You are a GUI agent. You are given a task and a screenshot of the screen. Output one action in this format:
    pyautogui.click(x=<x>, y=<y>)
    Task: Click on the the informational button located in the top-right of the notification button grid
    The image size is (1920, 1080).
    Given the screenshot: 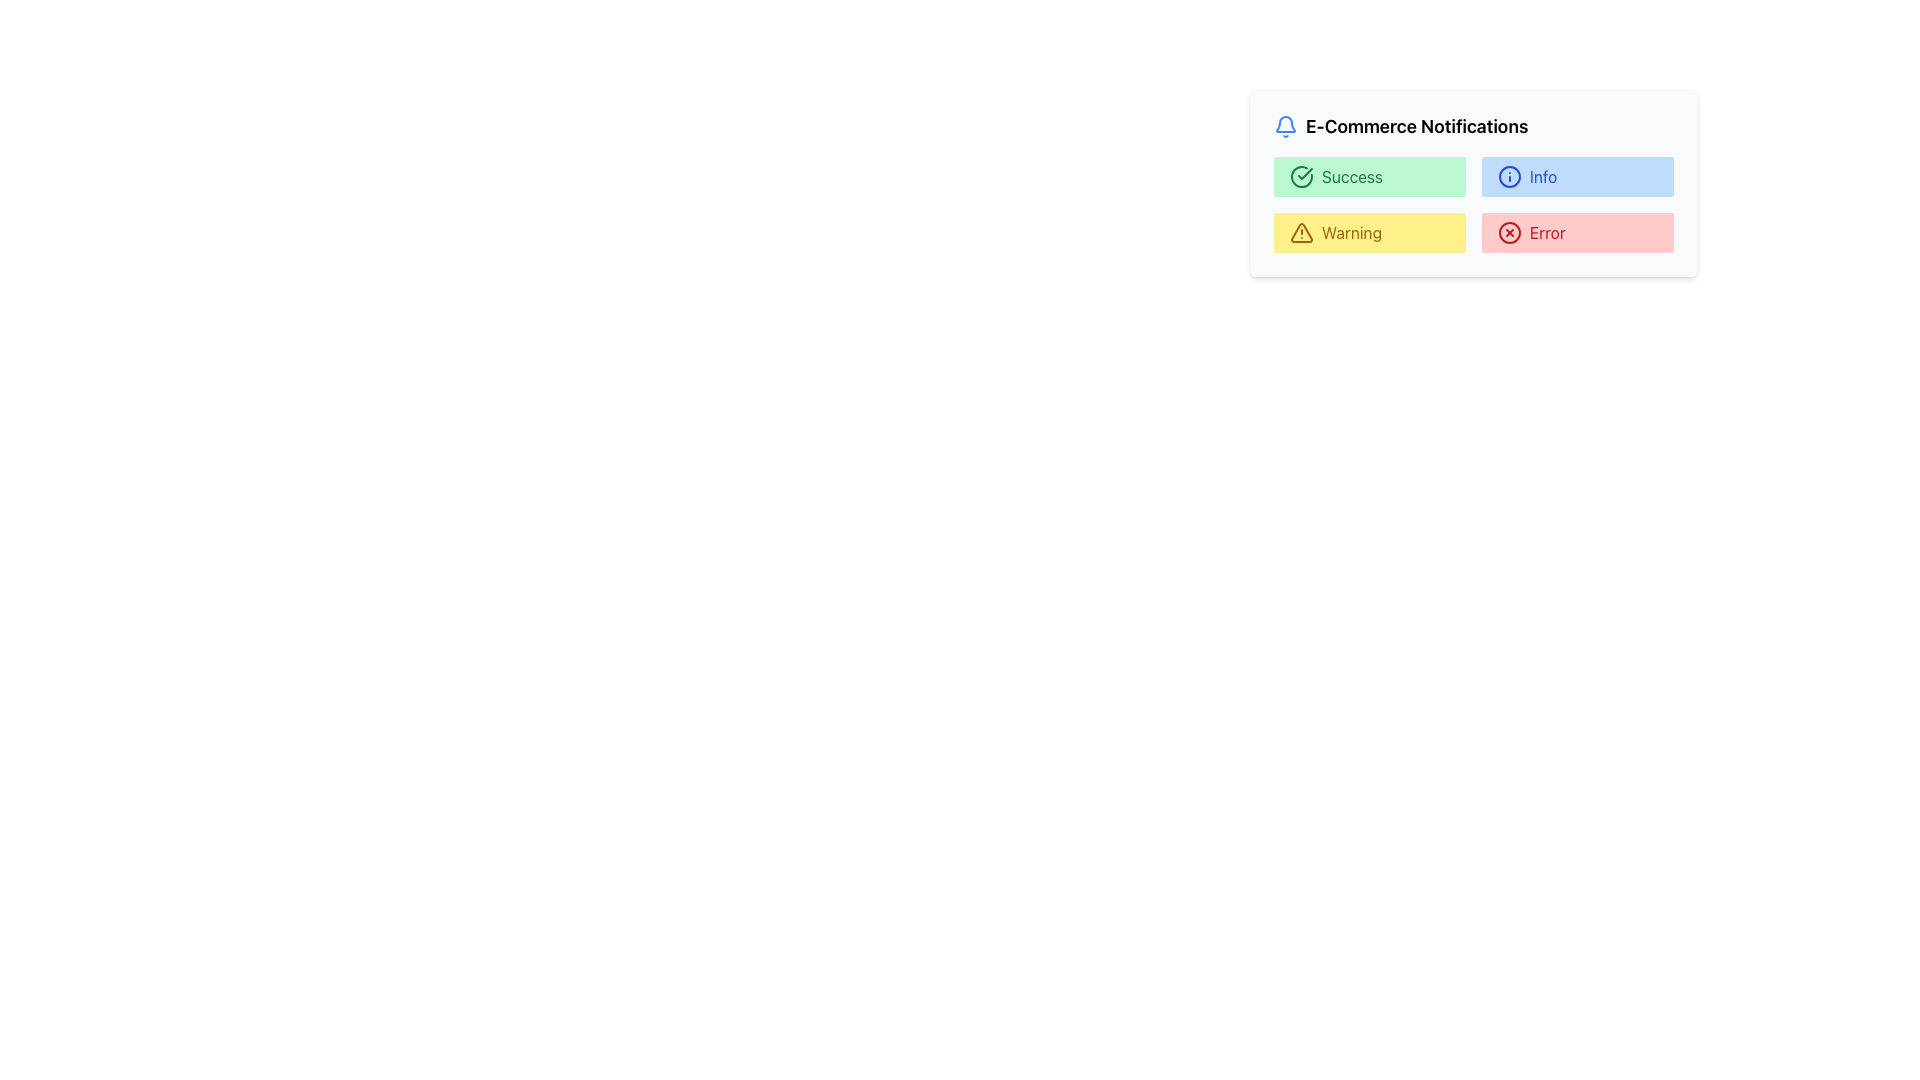 What is the action you would take?
    pyautogui.click(x=1577, y=176)
    